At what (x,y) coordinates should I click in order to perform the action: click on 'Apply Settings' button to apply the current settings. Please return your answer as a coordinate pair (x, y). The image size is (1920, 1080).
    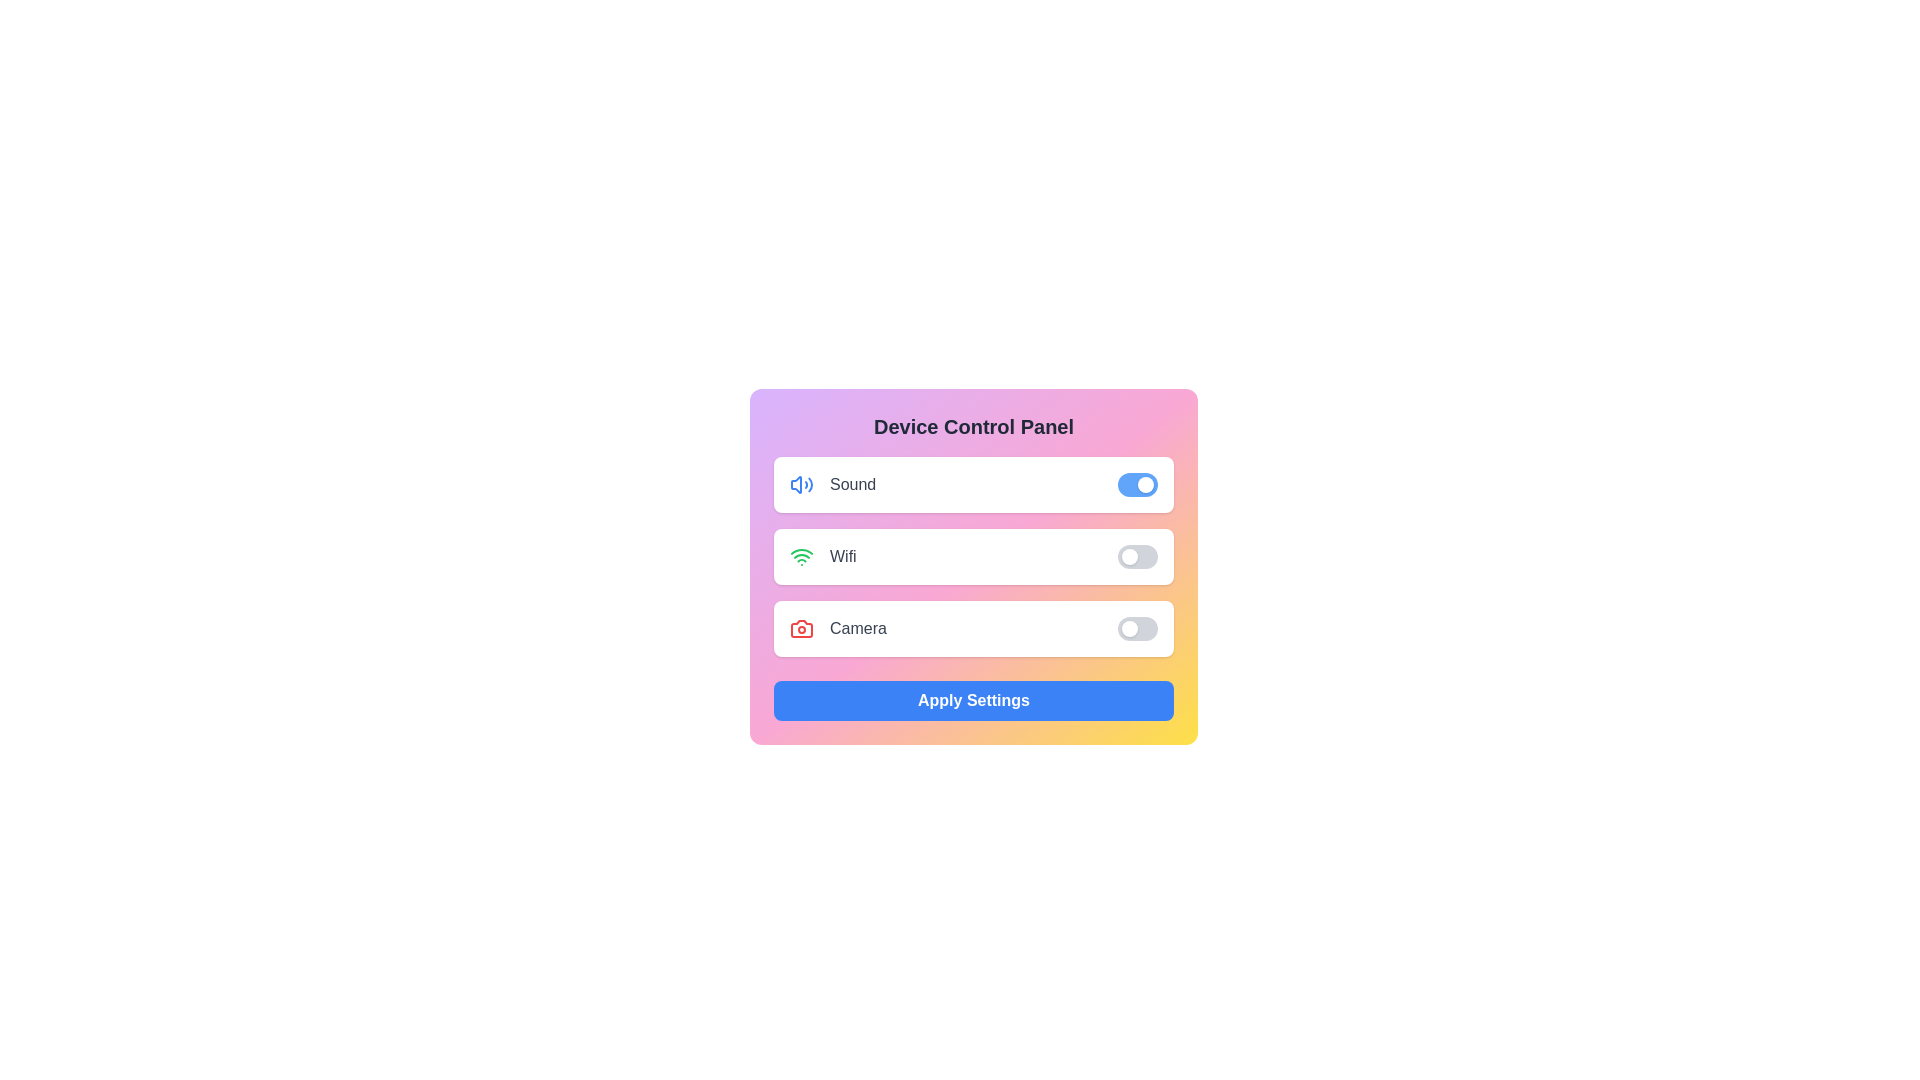
    Looking at the image, I should click on (974, 700).